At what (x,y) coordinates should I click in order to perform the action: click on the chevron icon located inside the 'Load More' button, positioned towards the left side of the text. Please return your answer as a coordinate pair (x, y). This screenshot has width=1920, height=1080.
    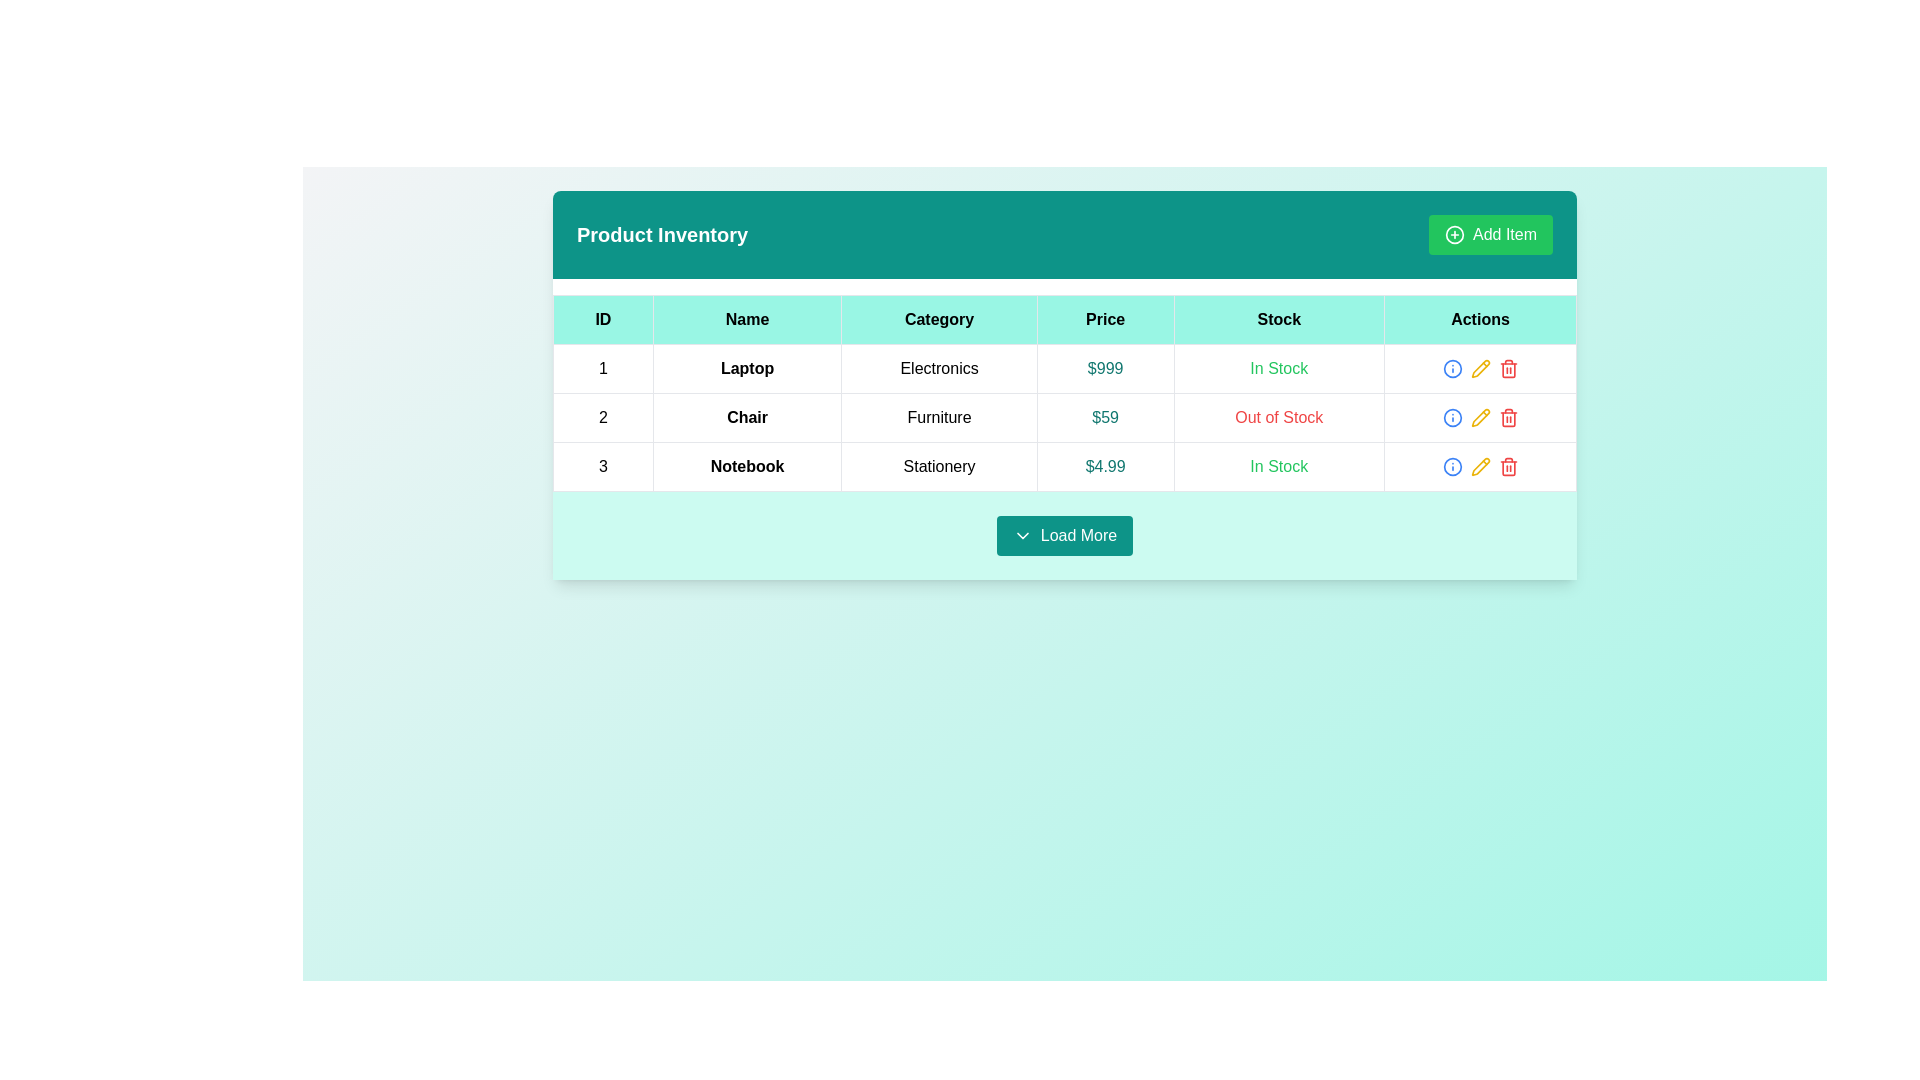
    Looking at the image, I should click on (1022, 535).